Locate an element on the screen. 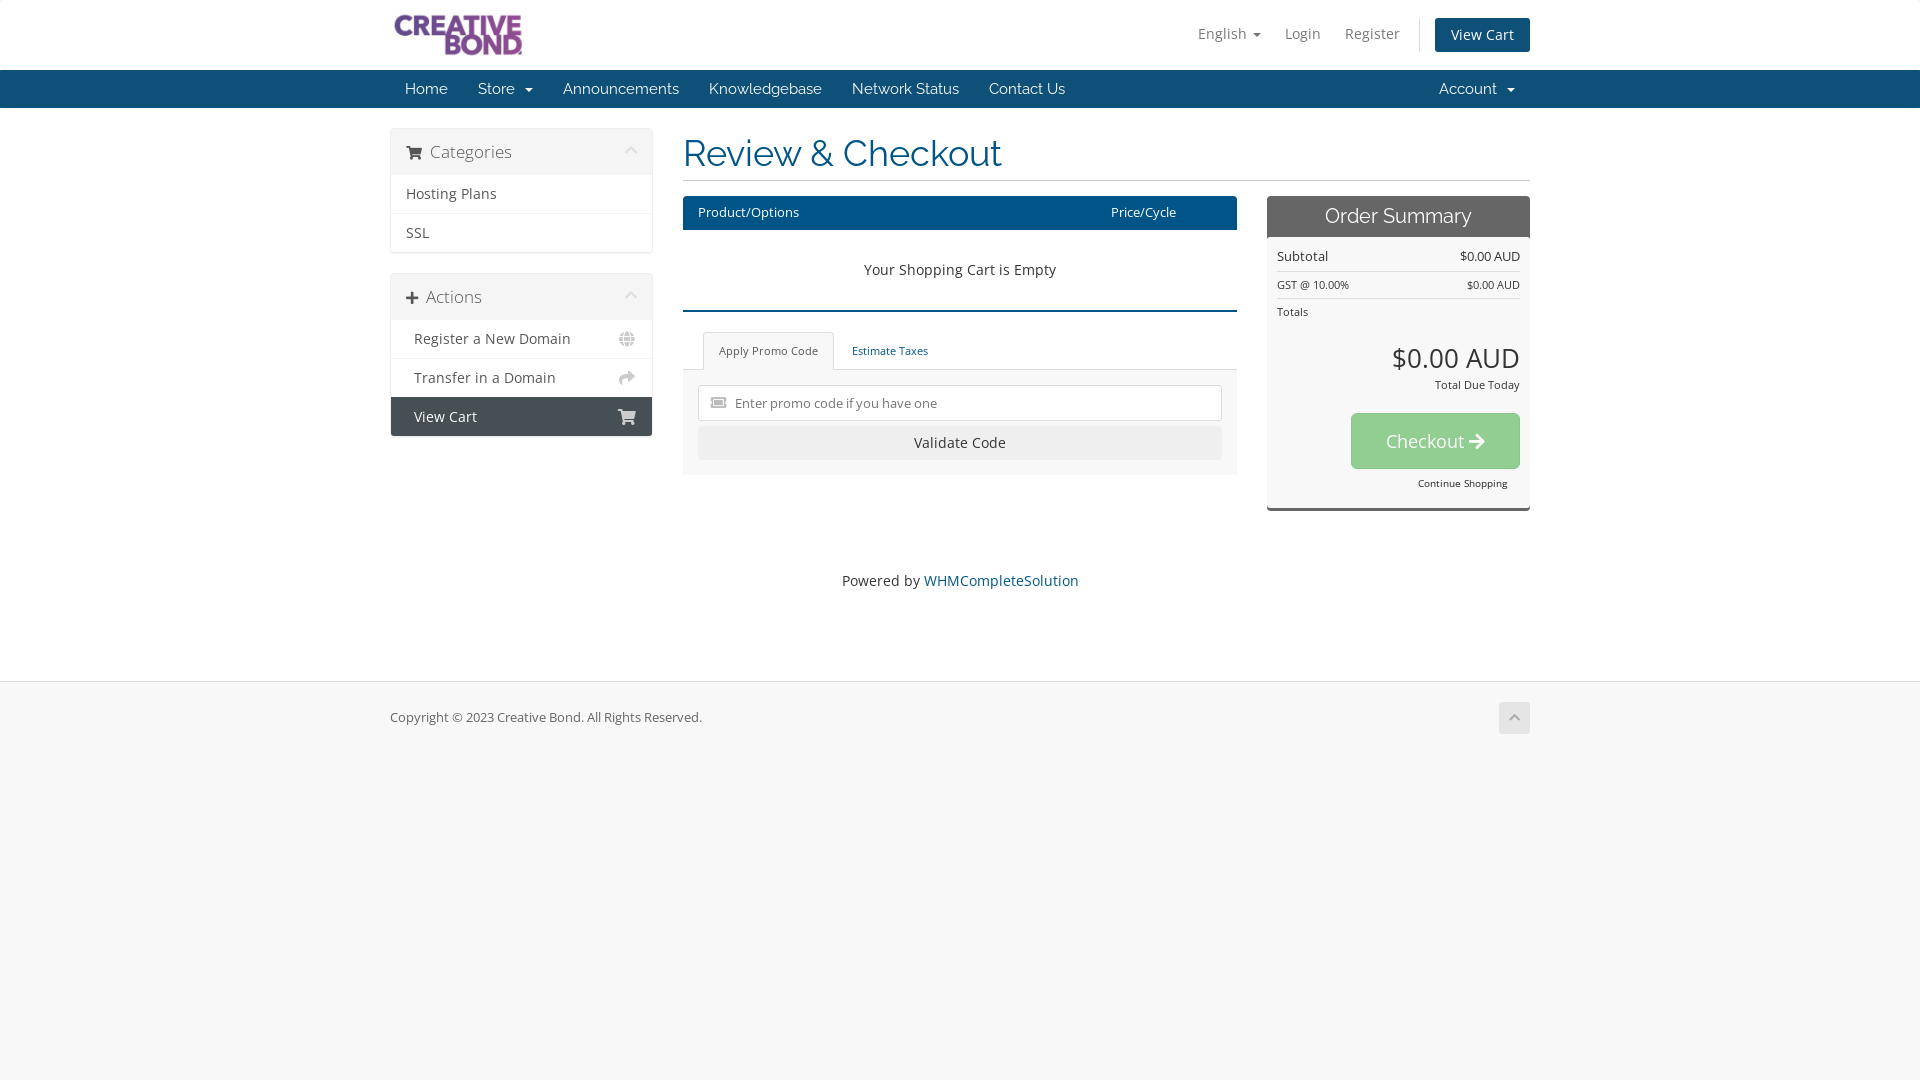 The image size is (1920, 1080). 'Hosting Plans' is located at coordinates (521, 194).